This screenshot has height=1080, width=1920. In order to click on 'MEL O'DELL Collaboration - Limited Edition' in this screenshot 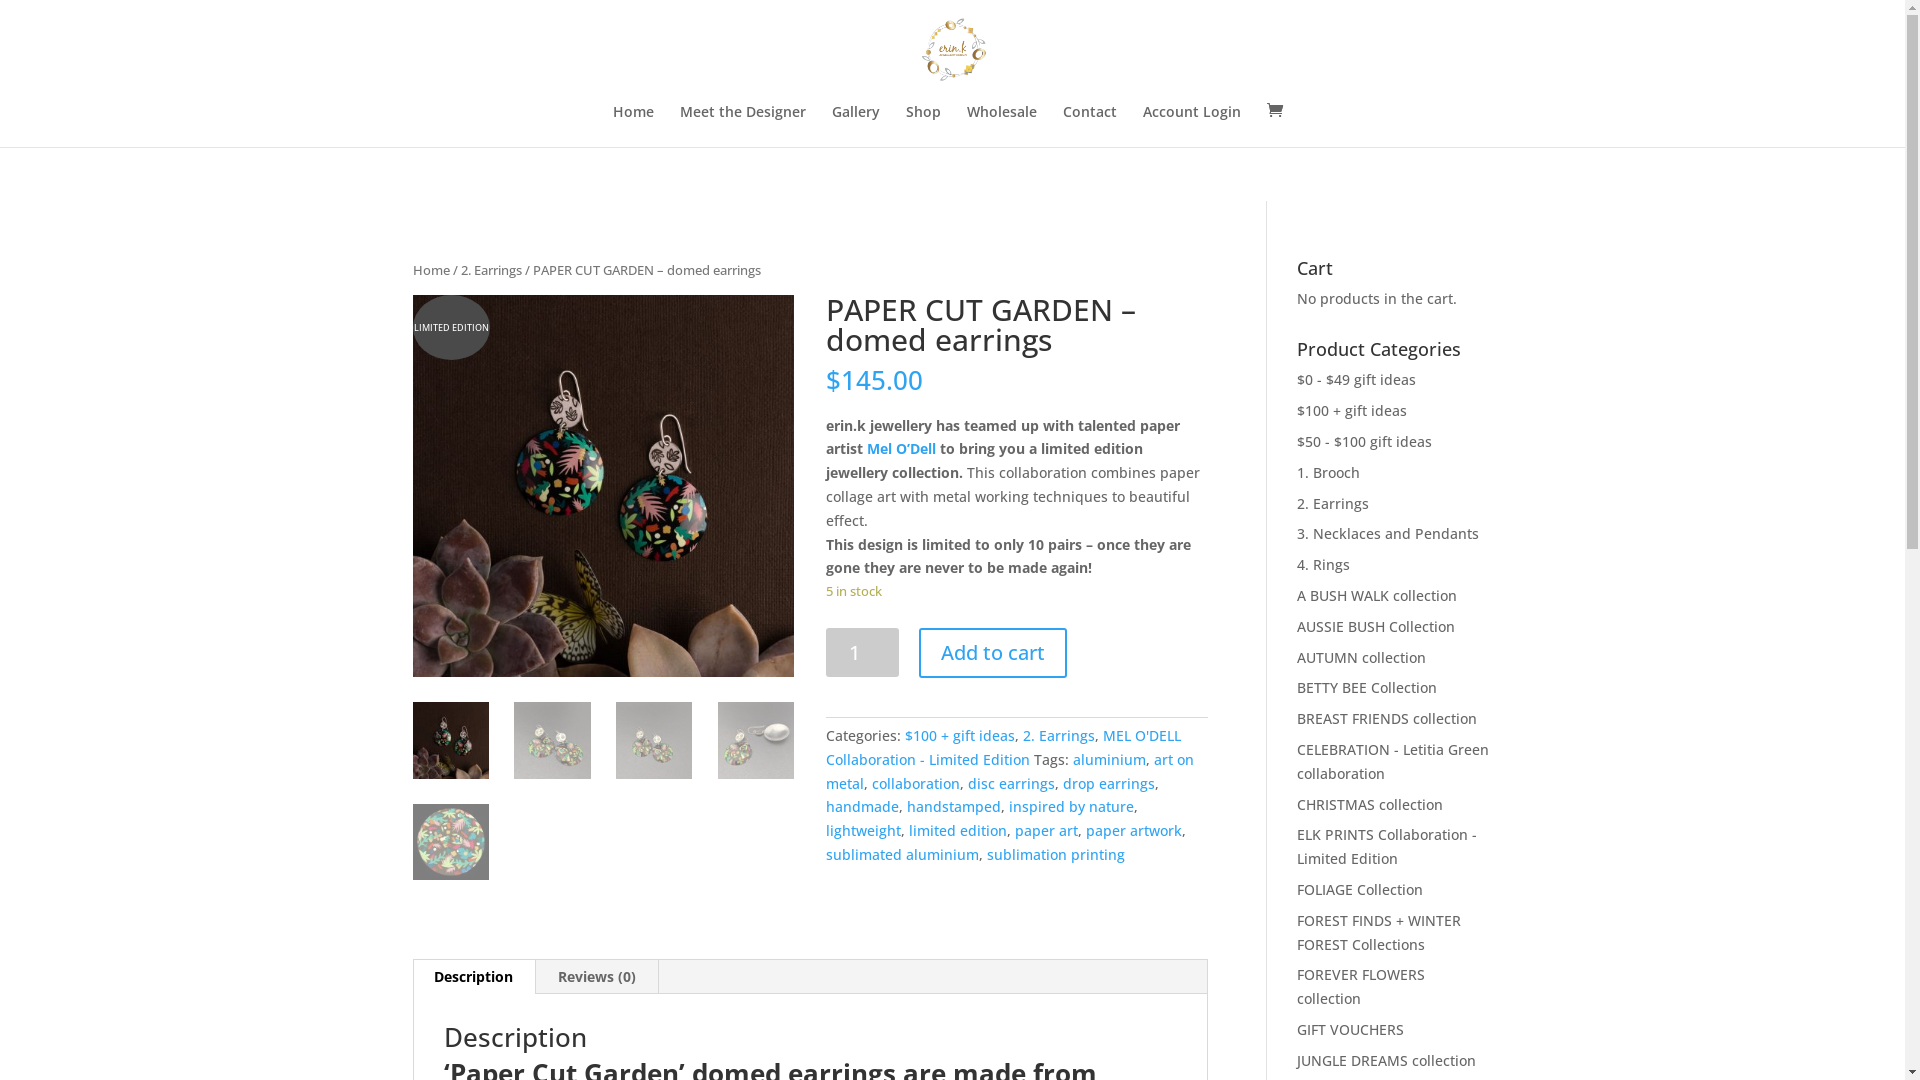, I will do `click(1003, 747)`.